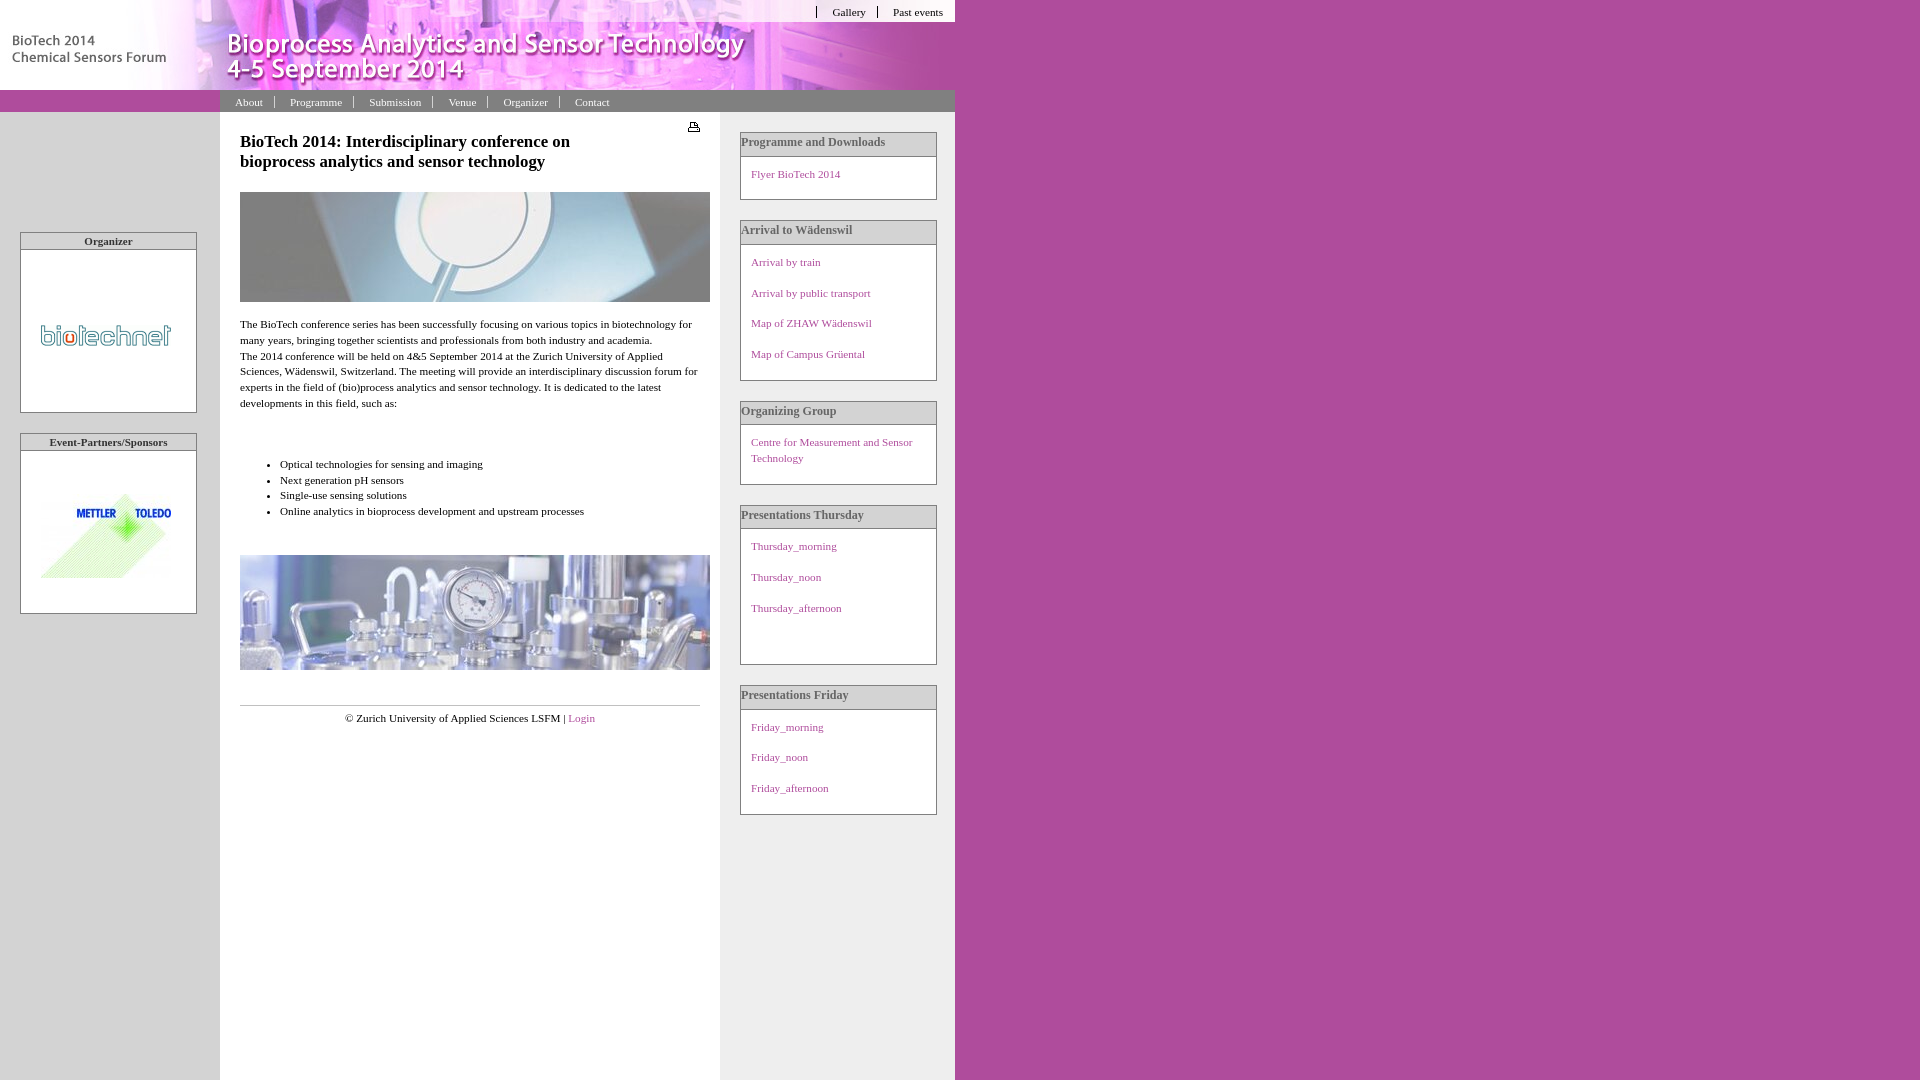 The height and width of the screenshot is (1080, 1920). I want to click on 'Arrival by public transport', so click(749, 293).